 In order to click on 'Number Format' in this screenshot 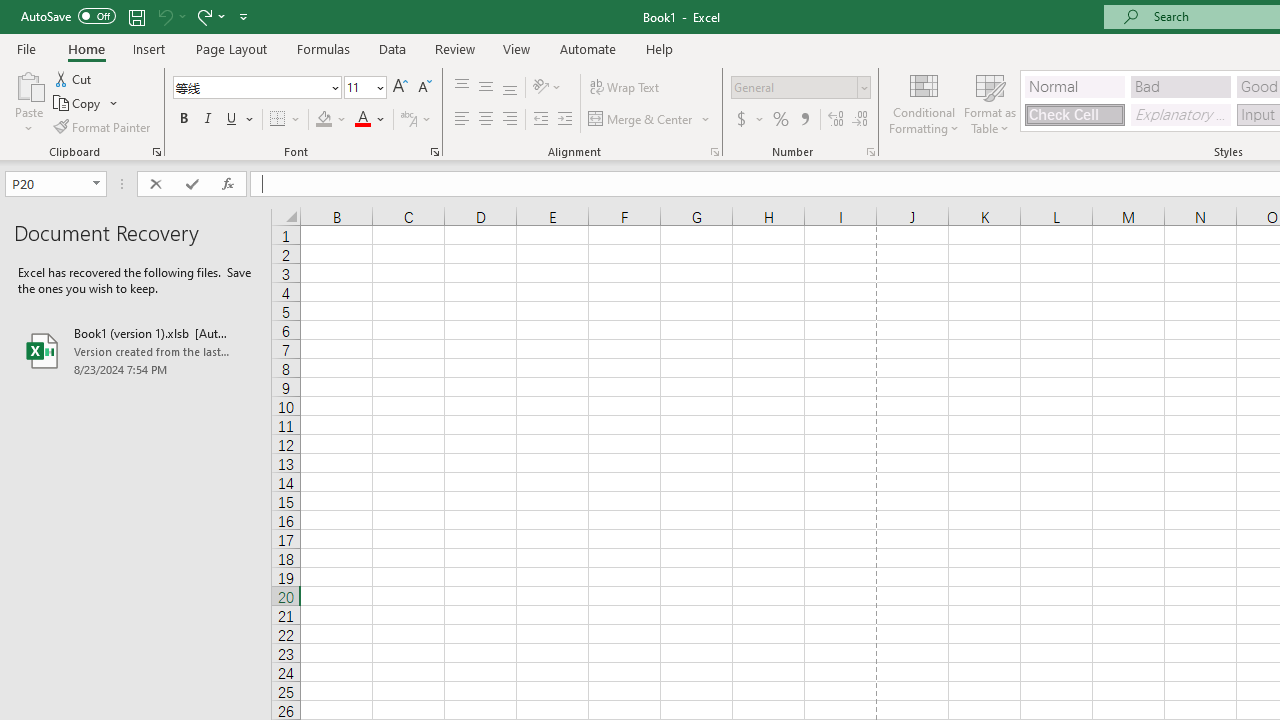, I will do `click(793, 86)`.